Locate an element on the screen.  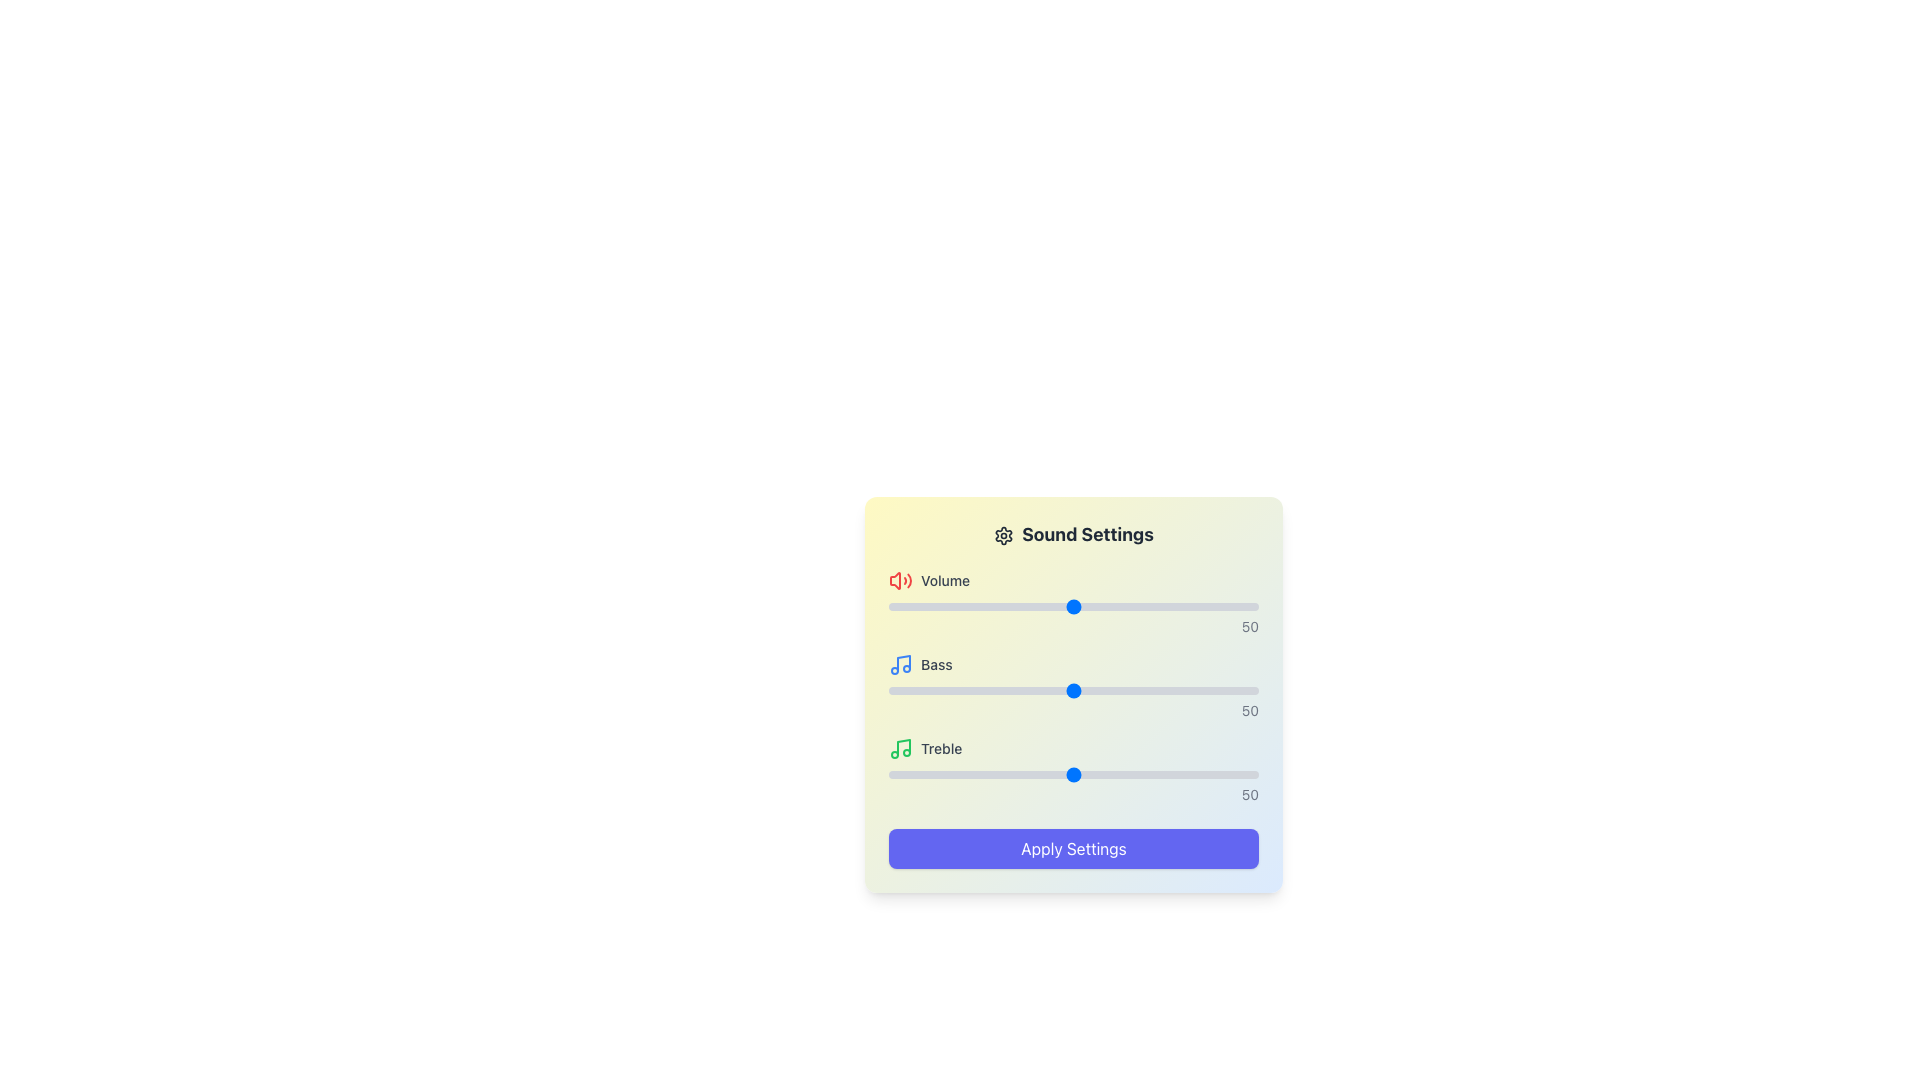
the text label displaying 'Volume' with a gray font, which is positioned adjacent to a sound icon in the settings interface is located at coordinates (944, 581).